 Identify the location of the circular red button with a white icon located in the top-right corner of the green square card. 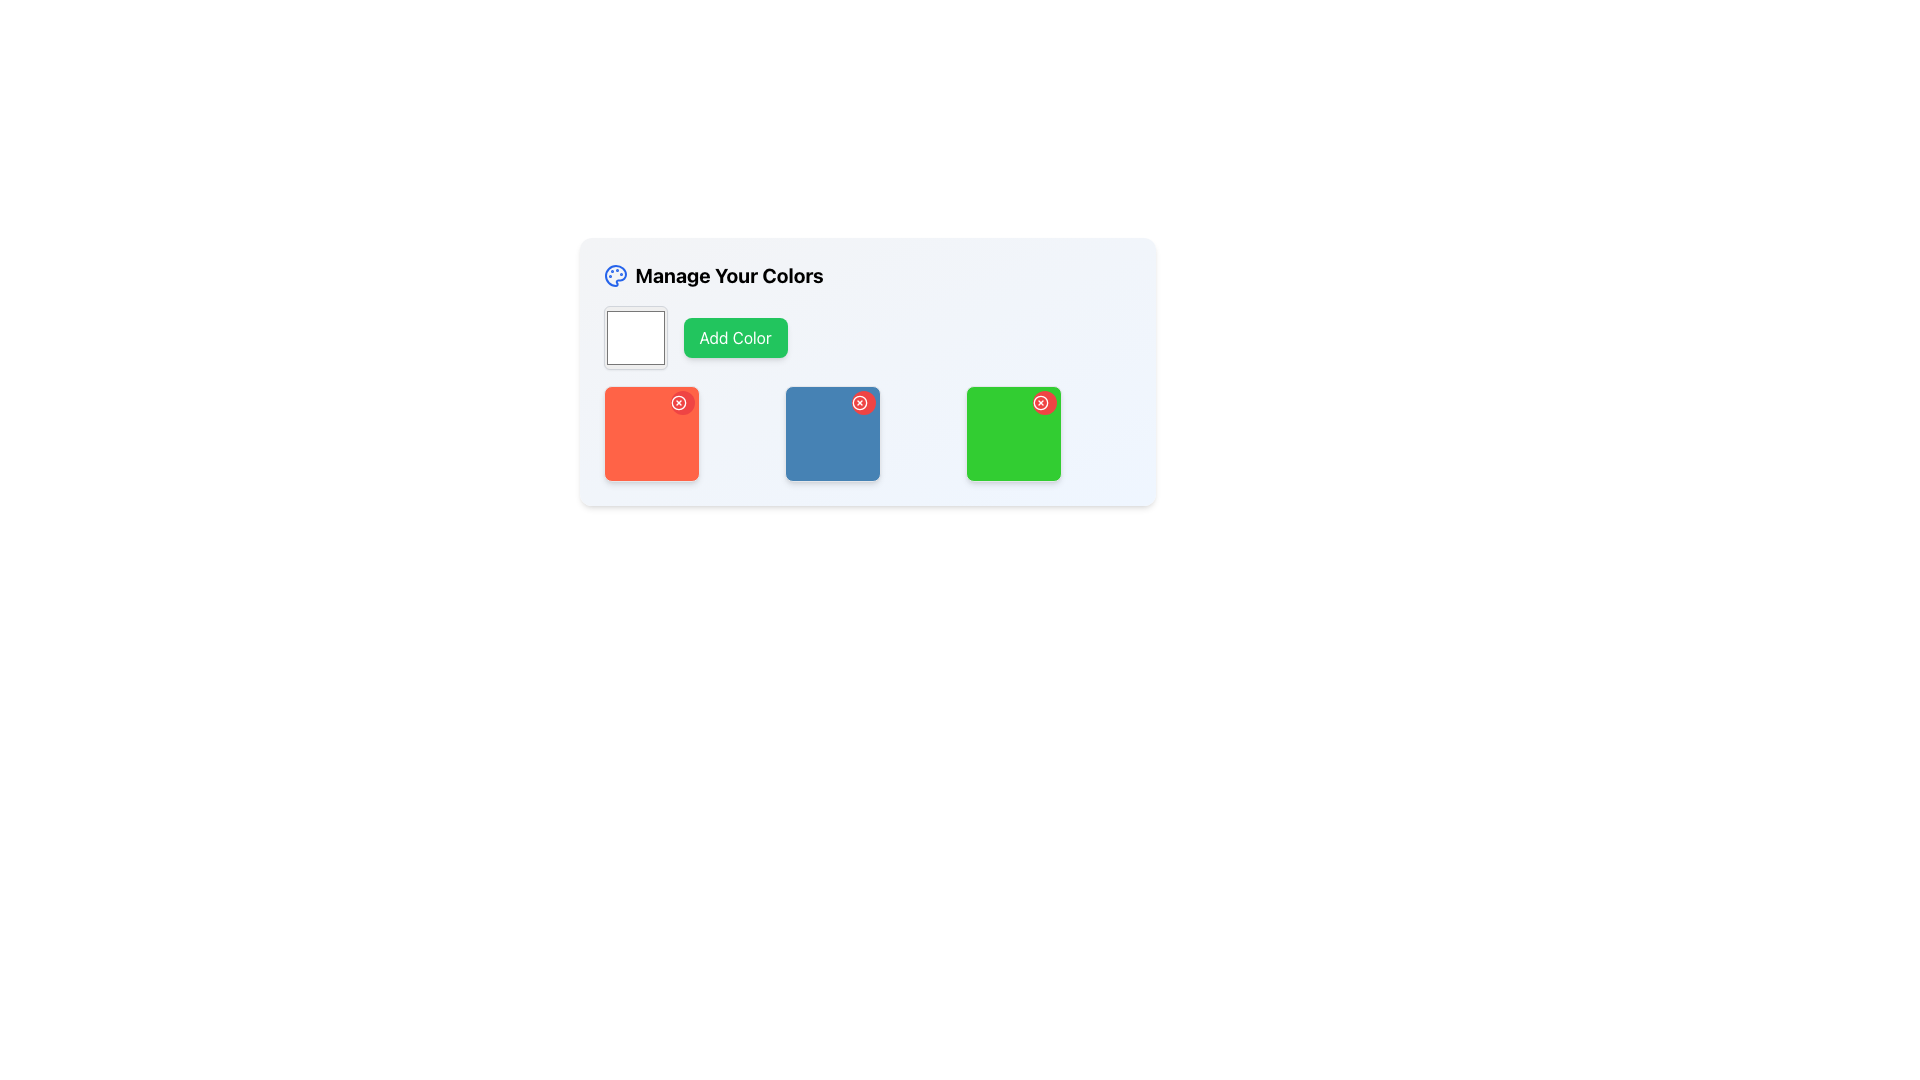
(1044, 402).